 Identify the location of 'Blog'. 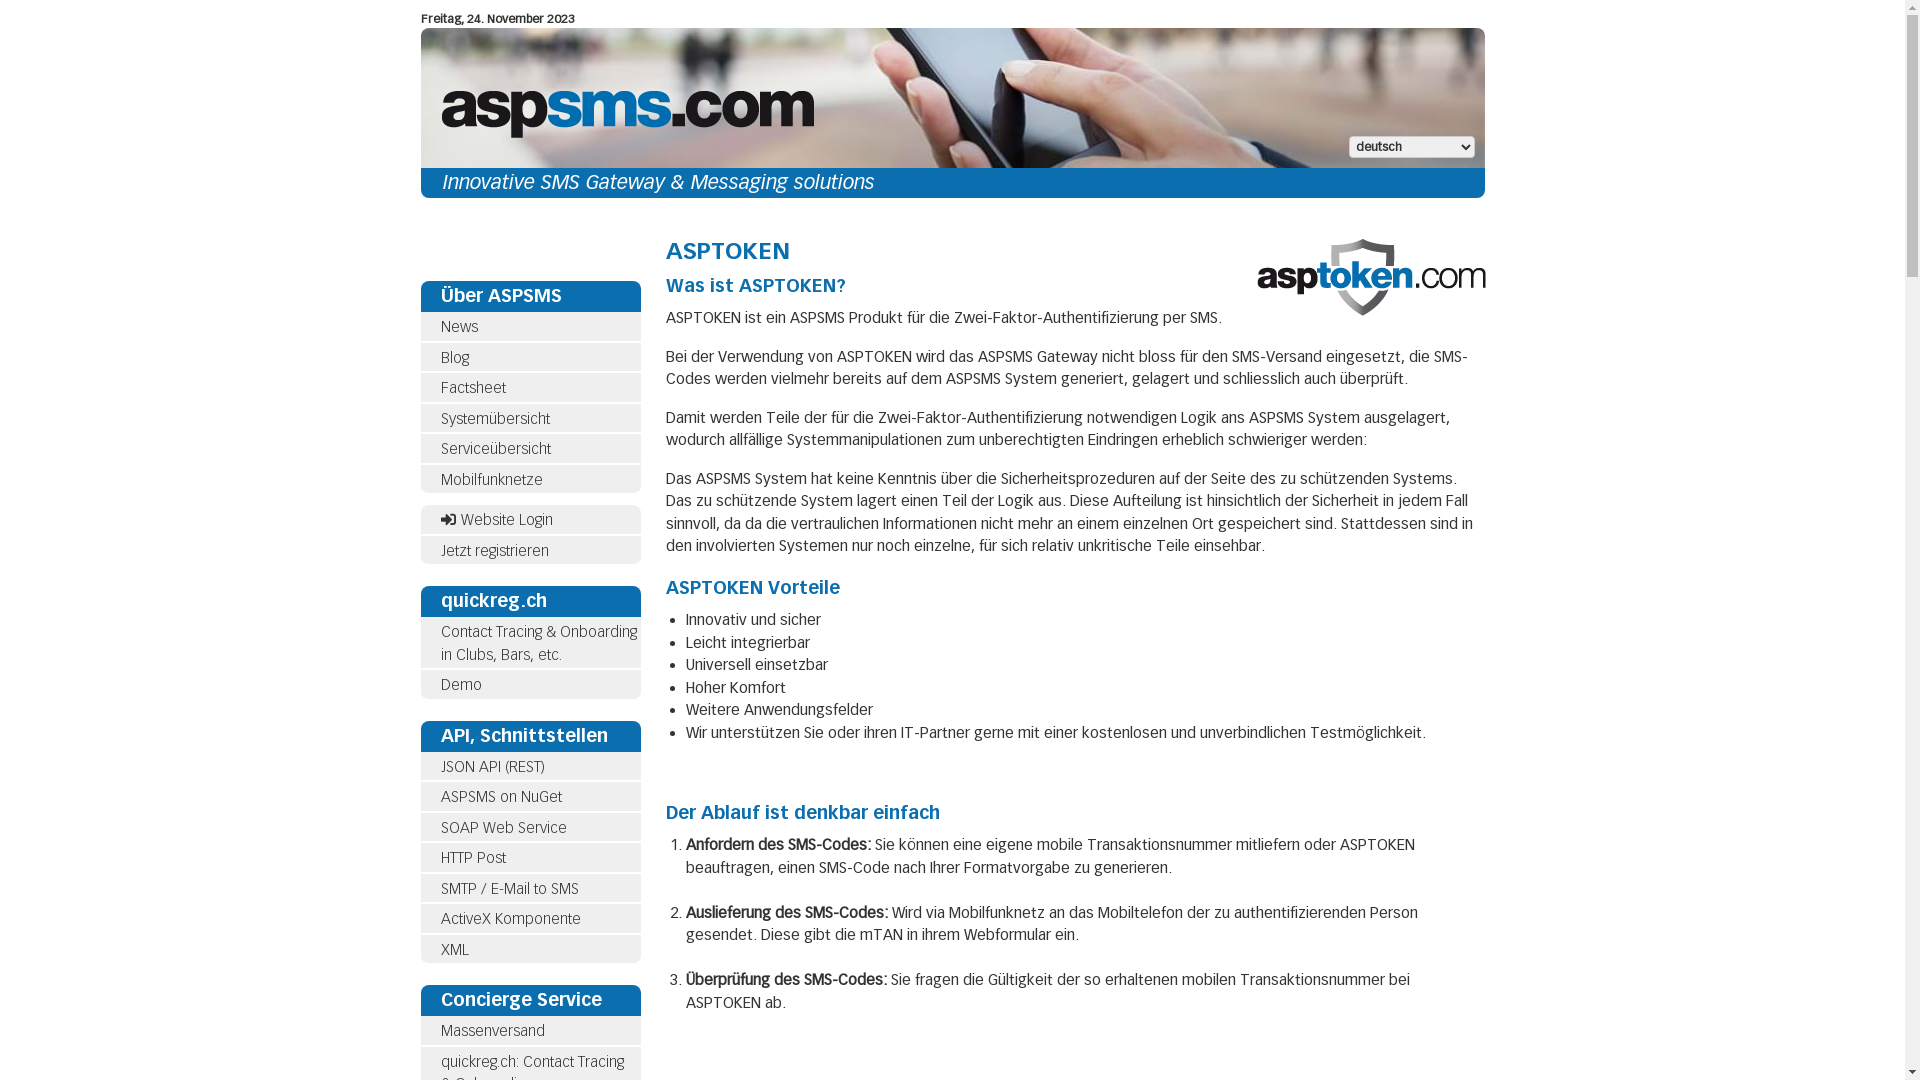
(529, 356).